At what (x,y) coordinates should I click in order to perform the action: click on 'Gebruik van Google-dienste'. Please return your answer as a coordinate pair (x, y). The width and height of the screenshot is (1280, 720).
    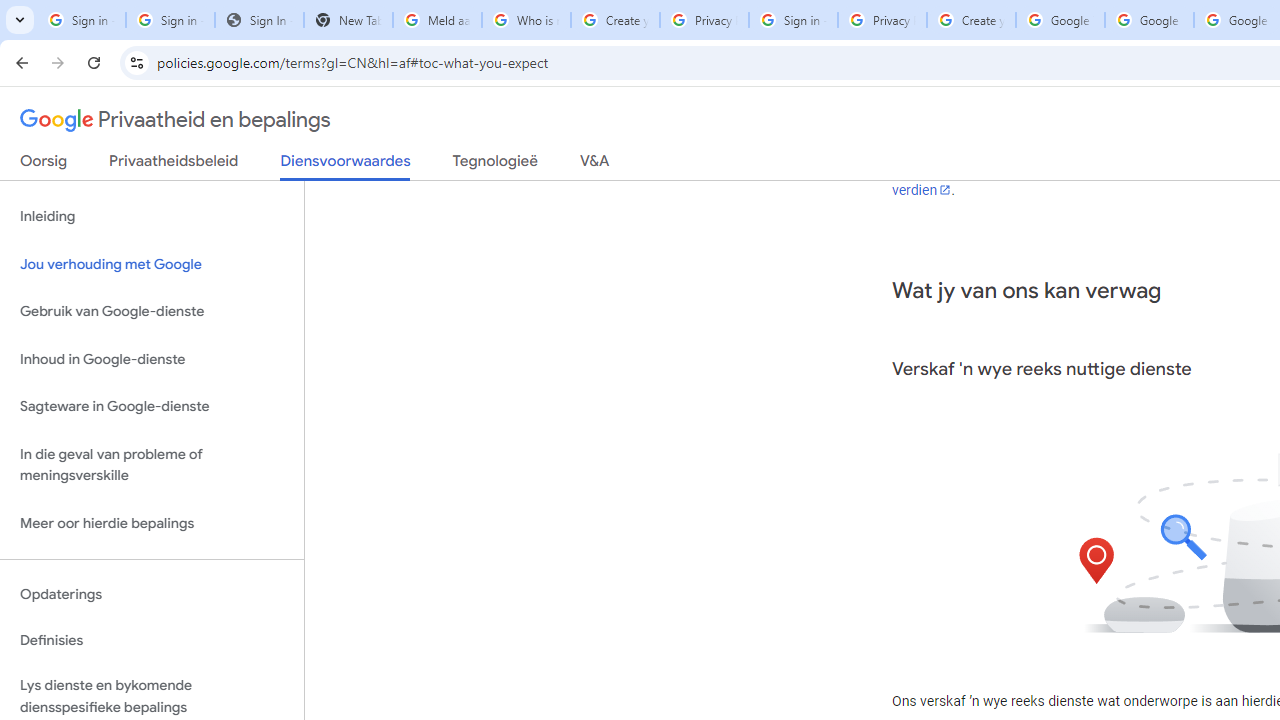
    Looking at the image, I should click on (151, 312).